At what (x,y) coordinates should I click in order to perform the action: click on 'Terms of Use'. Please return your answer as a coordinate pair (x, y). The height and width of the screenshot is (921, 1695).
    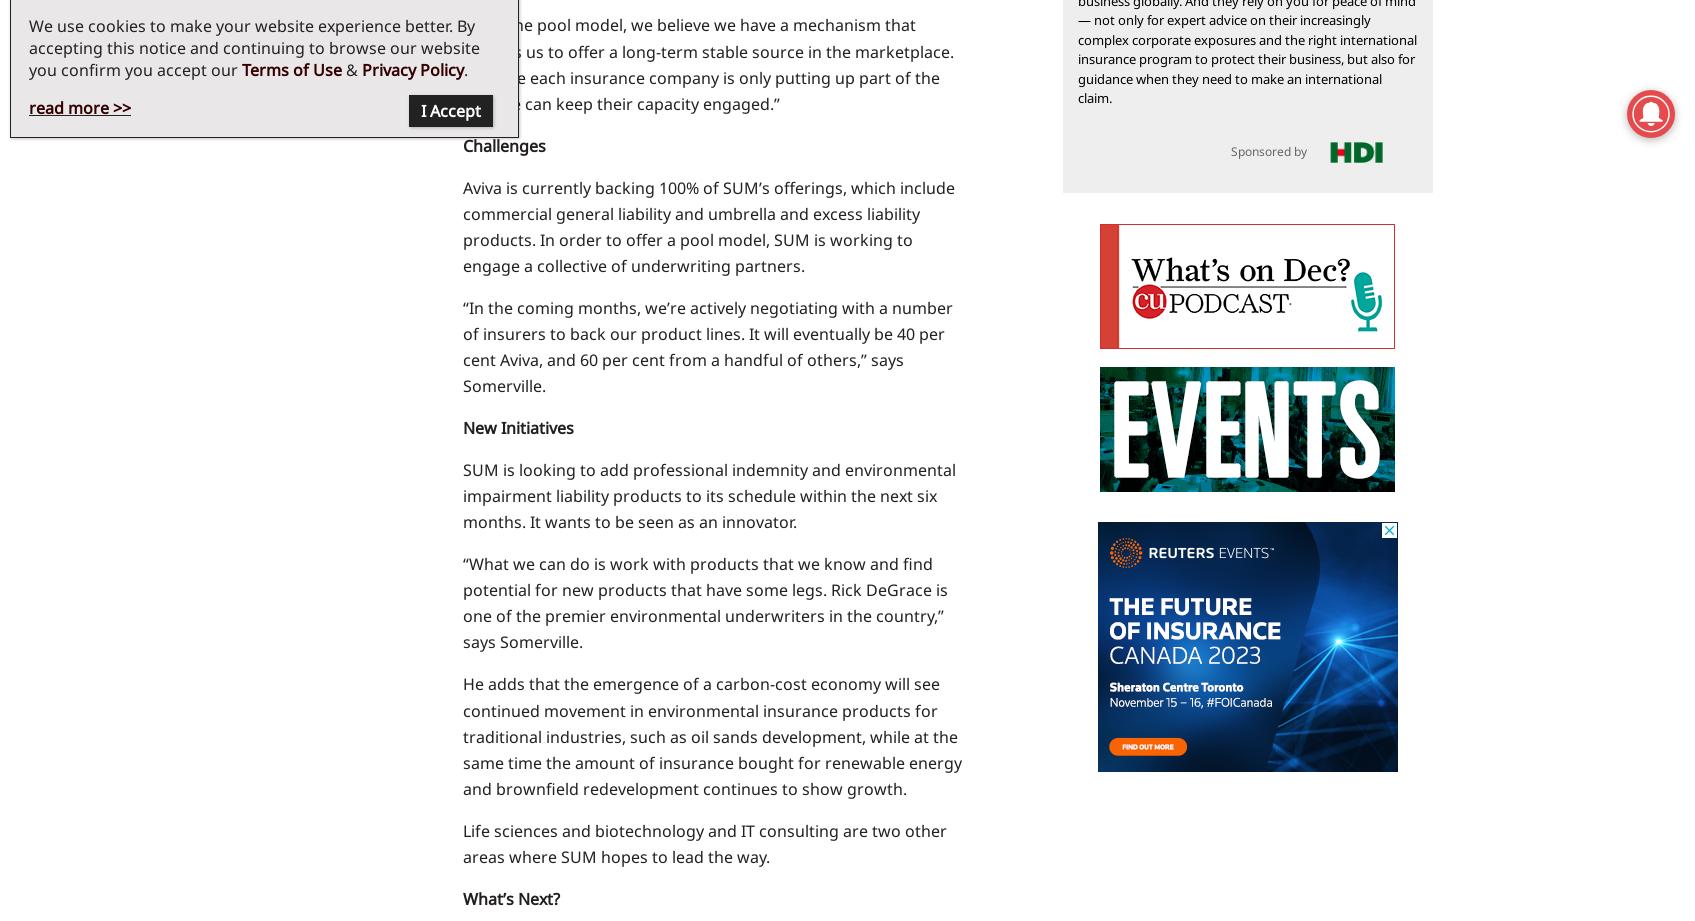
    Looking at the image, I should click on (292, 69).